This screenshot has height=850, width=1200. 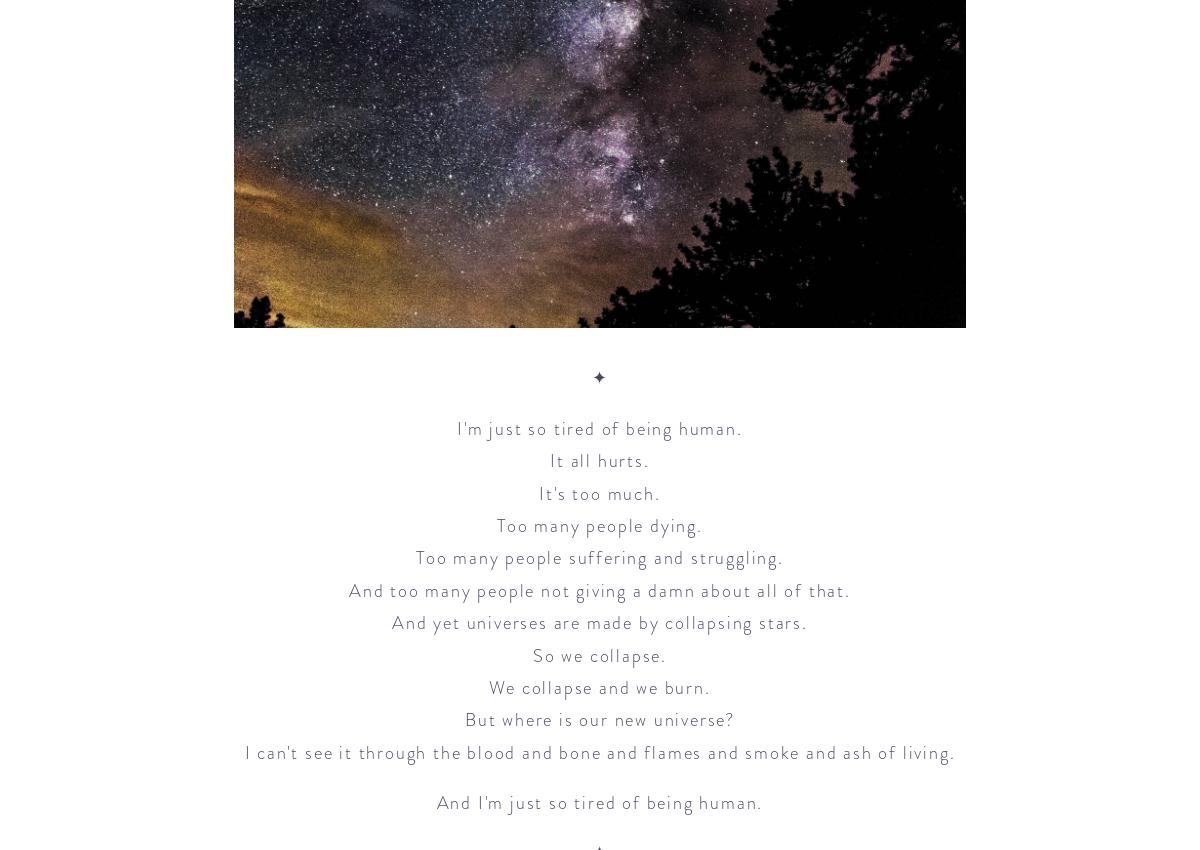 What do you see at coordinates (496, 523) in the screenshot?
I see `'Too many people dying.'` at bounding box center [496, 523].